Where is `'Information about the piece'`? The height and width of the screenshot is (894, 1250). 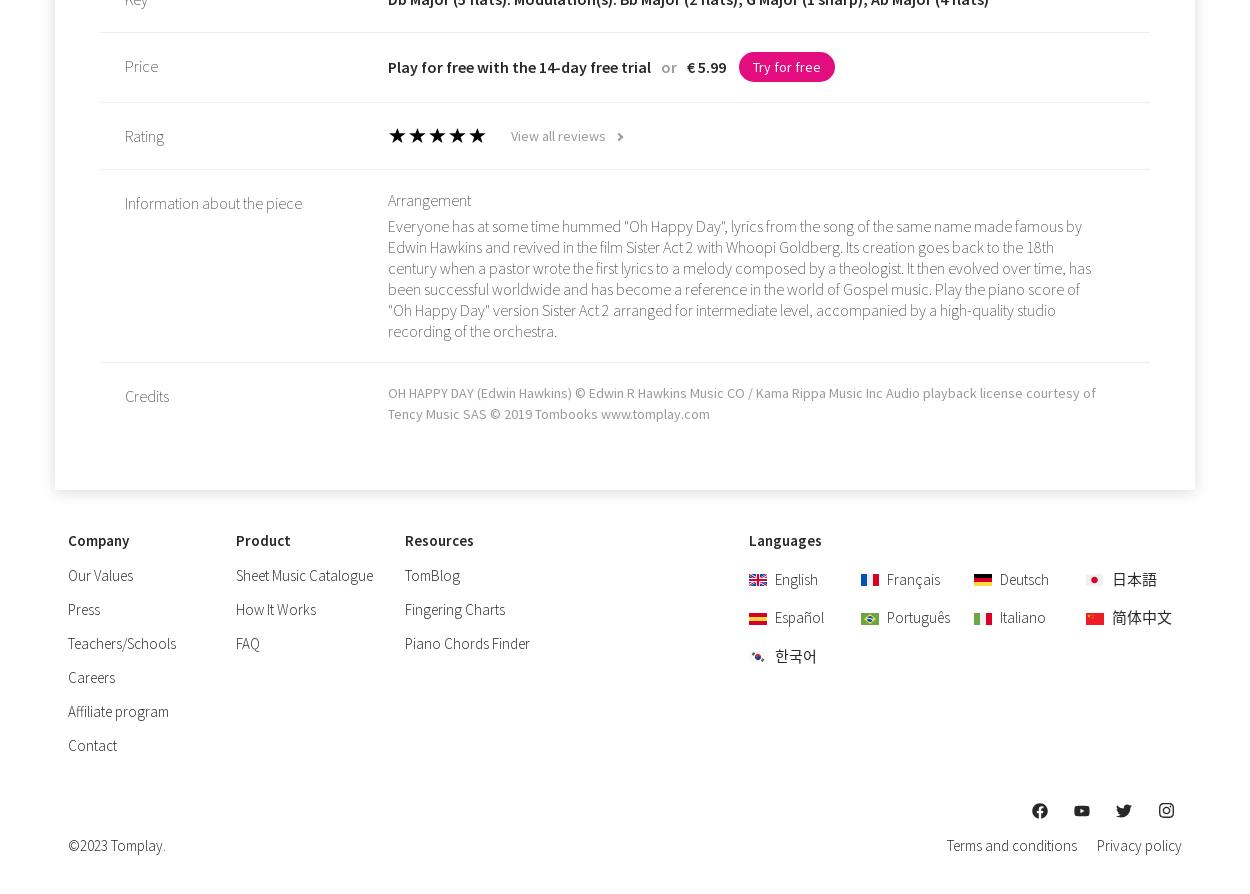 'Information about the piece' is located at coordinates (125, 203).